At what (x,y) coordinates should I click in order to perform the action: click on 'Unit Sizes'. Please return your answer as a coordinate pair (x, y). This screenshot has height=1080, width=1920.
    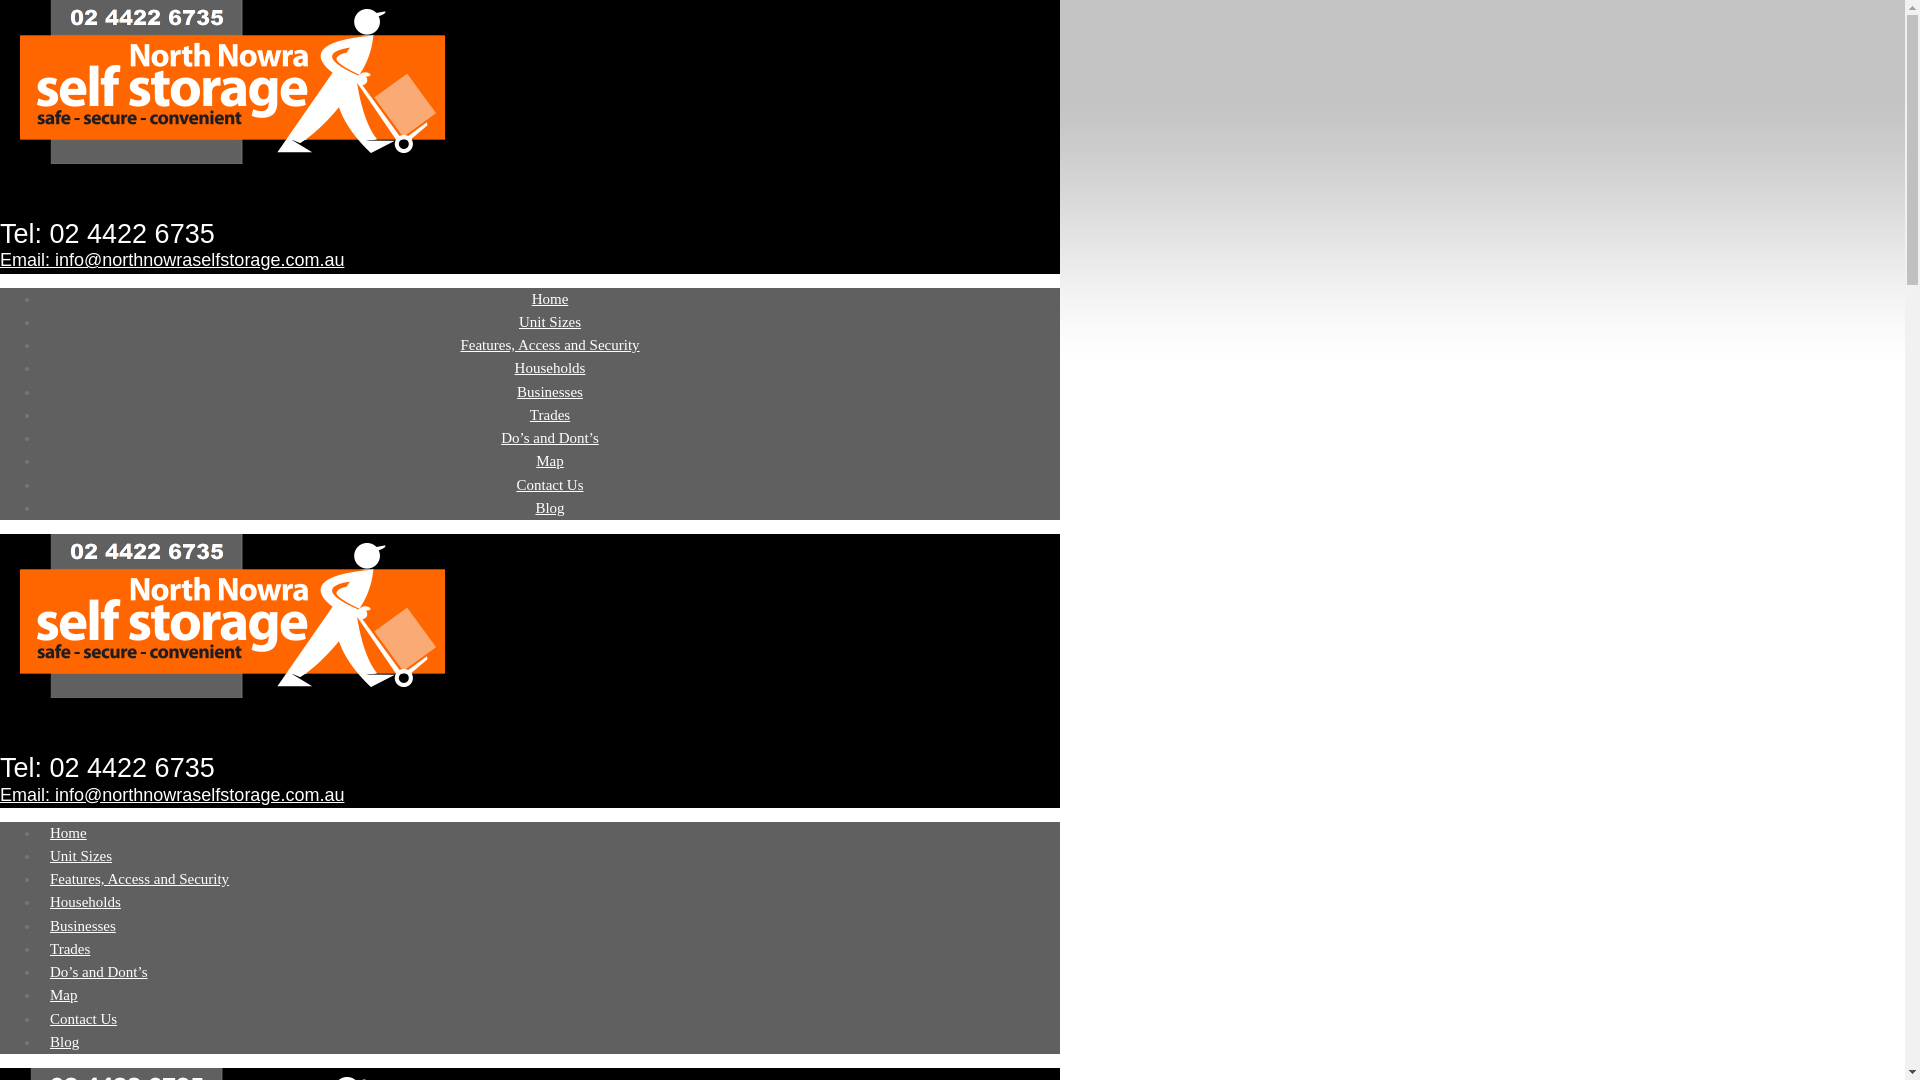
    Looking at the image, I should click on (80, 855).